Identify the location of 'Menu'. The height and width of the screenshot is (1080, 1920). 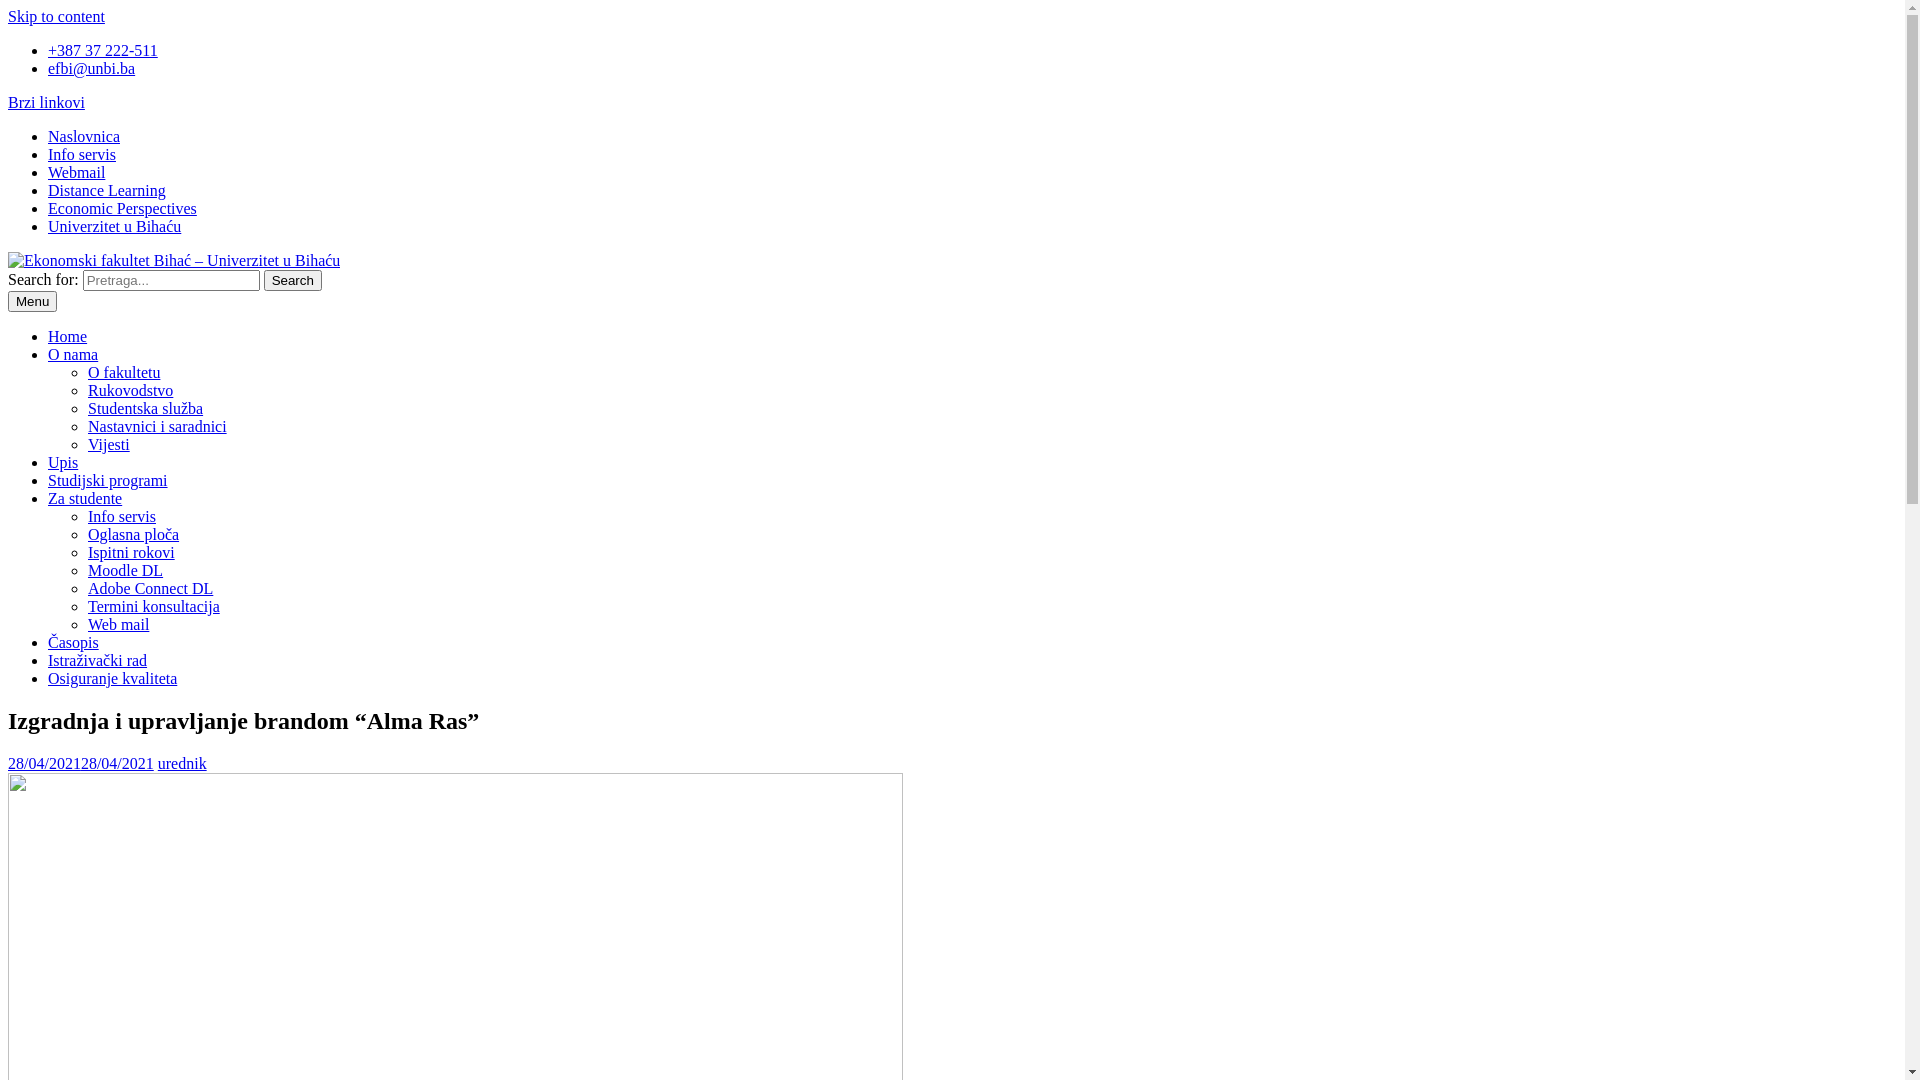
(32, 301).